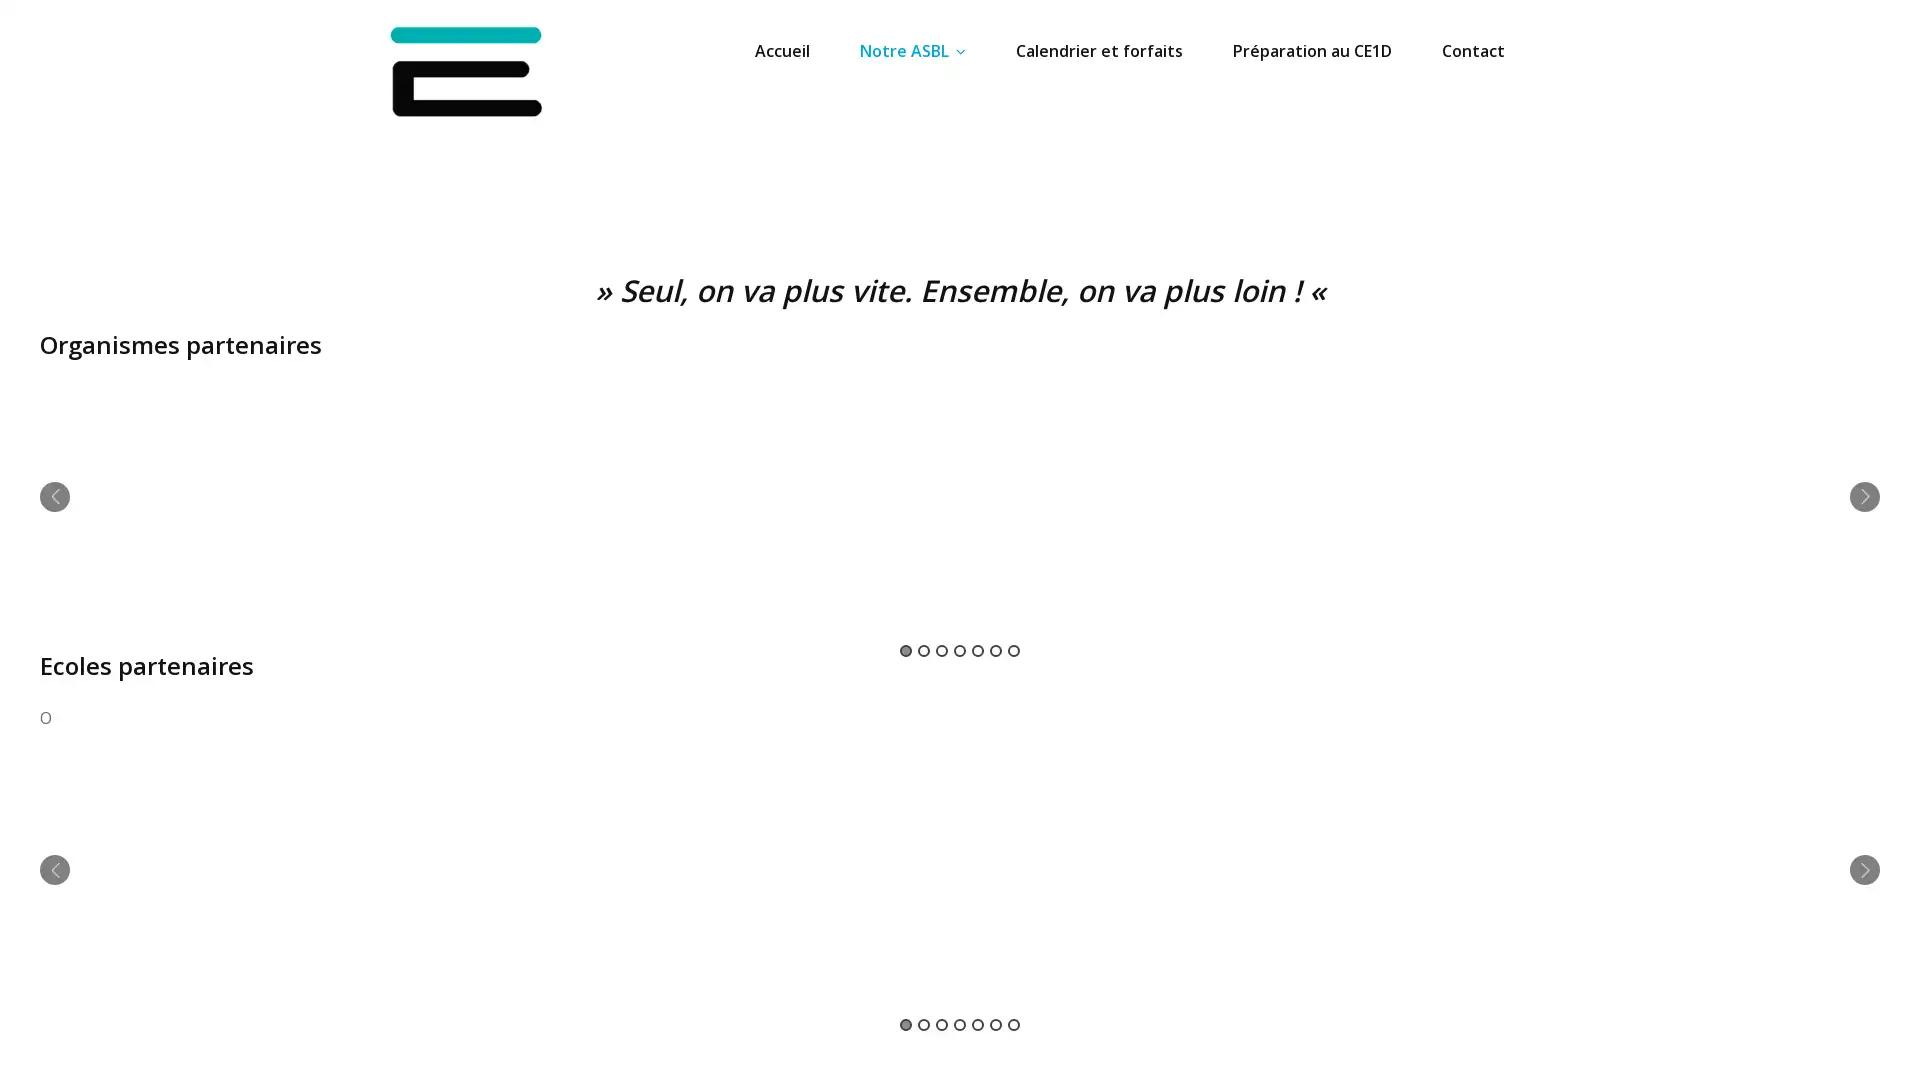 The height and width of the screenshot is (1080, 1920). What do you see at coordinates (960, 651) in the screenshot?
I see `4` at bounding box center [960, 651].